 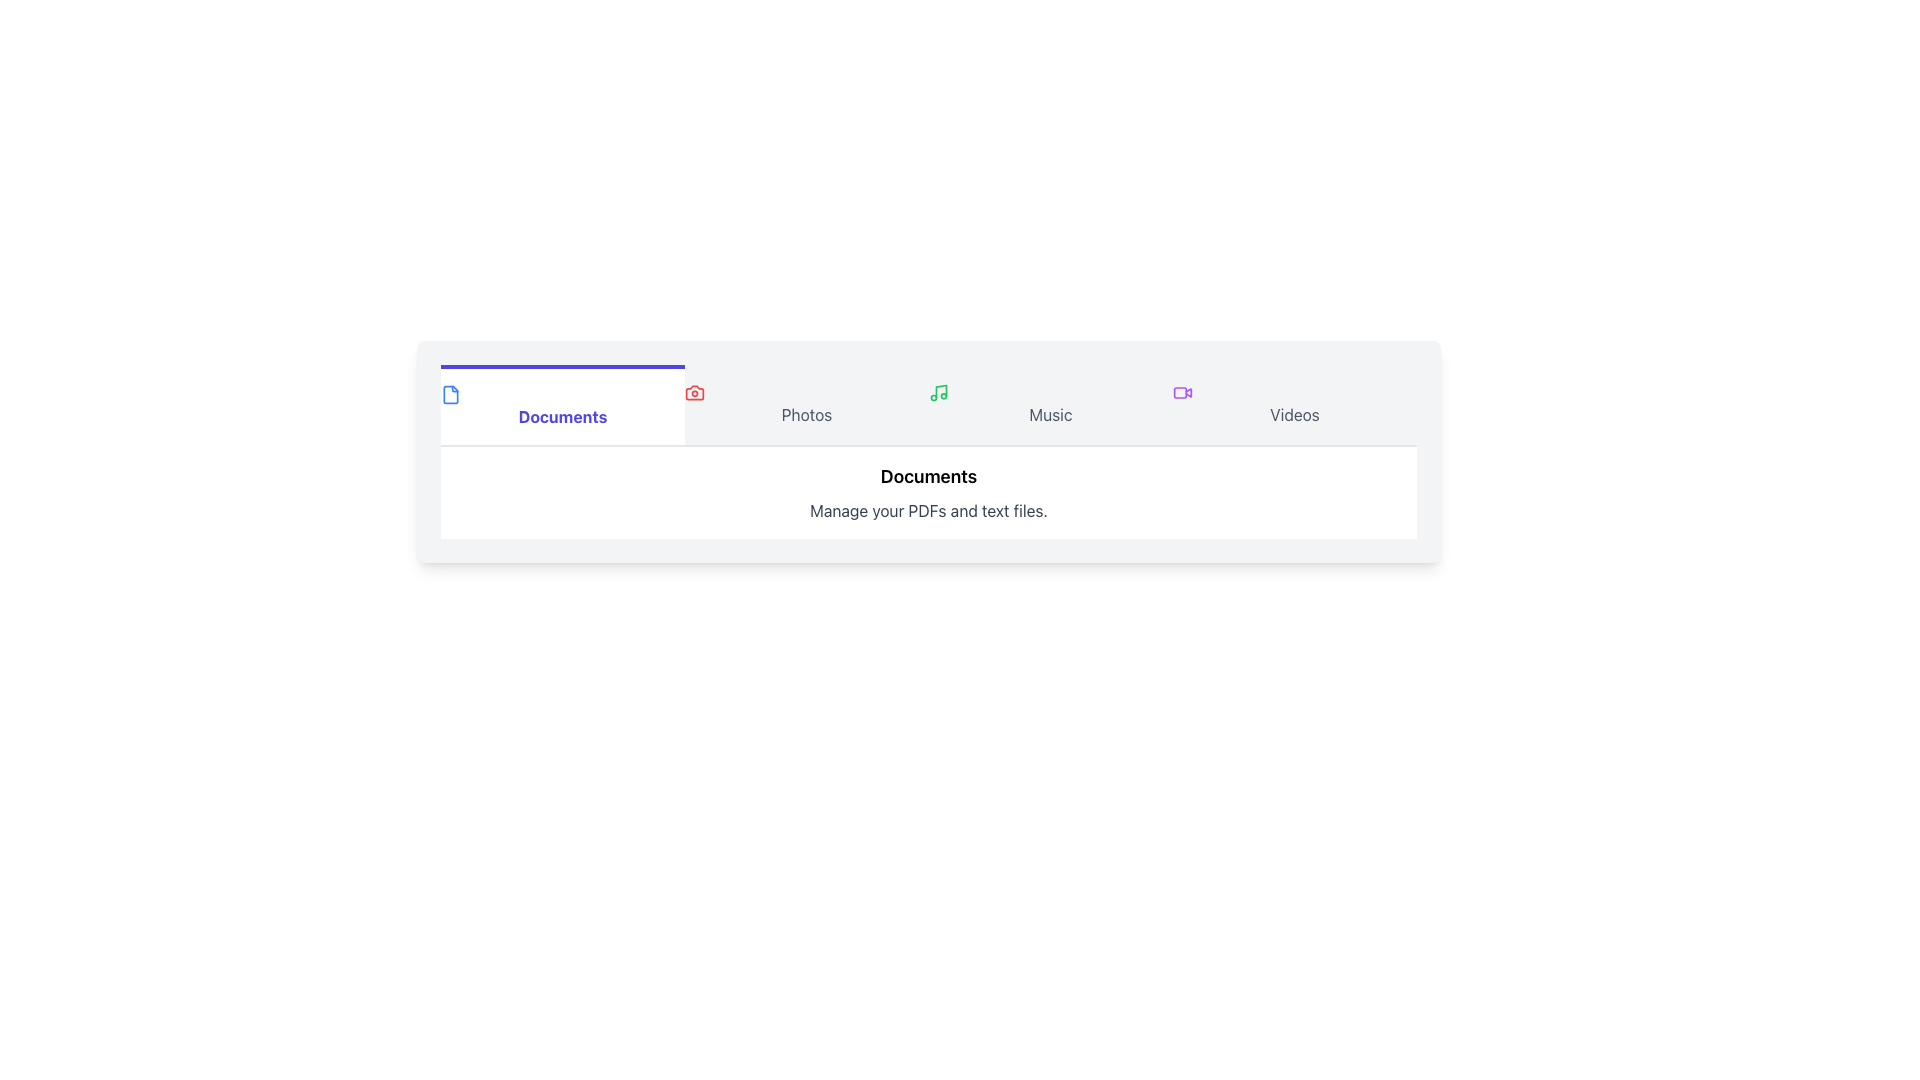 I want to click on the navigation button for videos located at the top right corner of the tab bar, so click(x=1295, y=405).